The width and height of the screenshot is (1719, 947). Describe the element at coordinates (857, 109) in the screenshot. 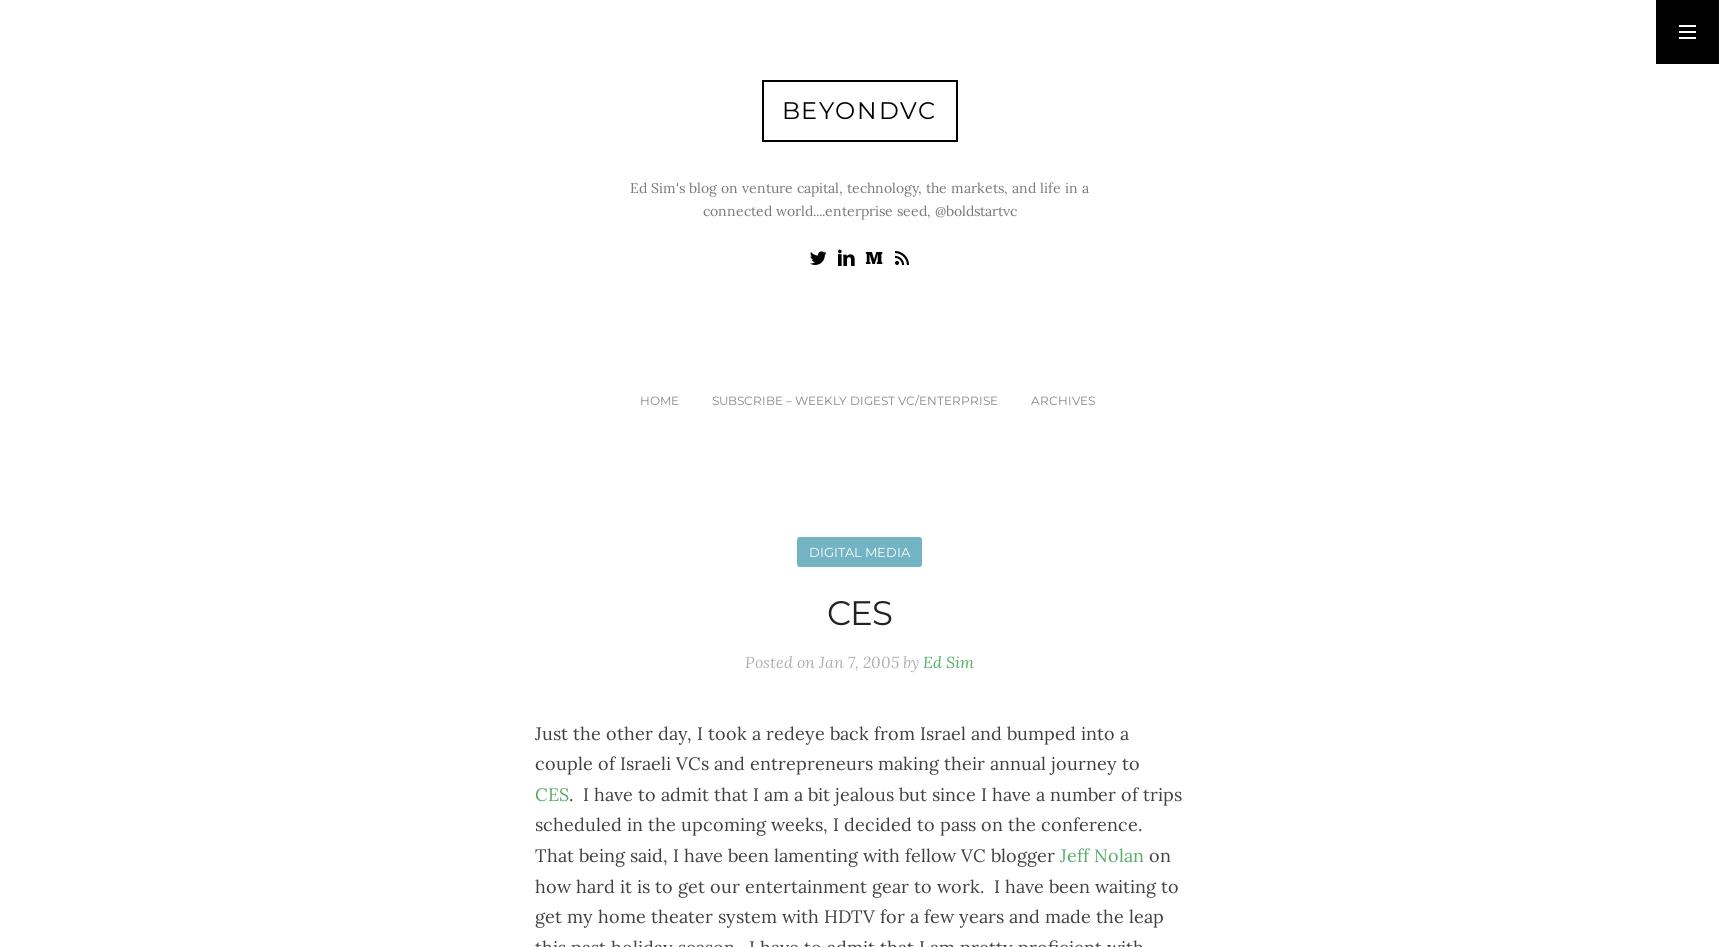

I see `'BeyondVC'` at that location.